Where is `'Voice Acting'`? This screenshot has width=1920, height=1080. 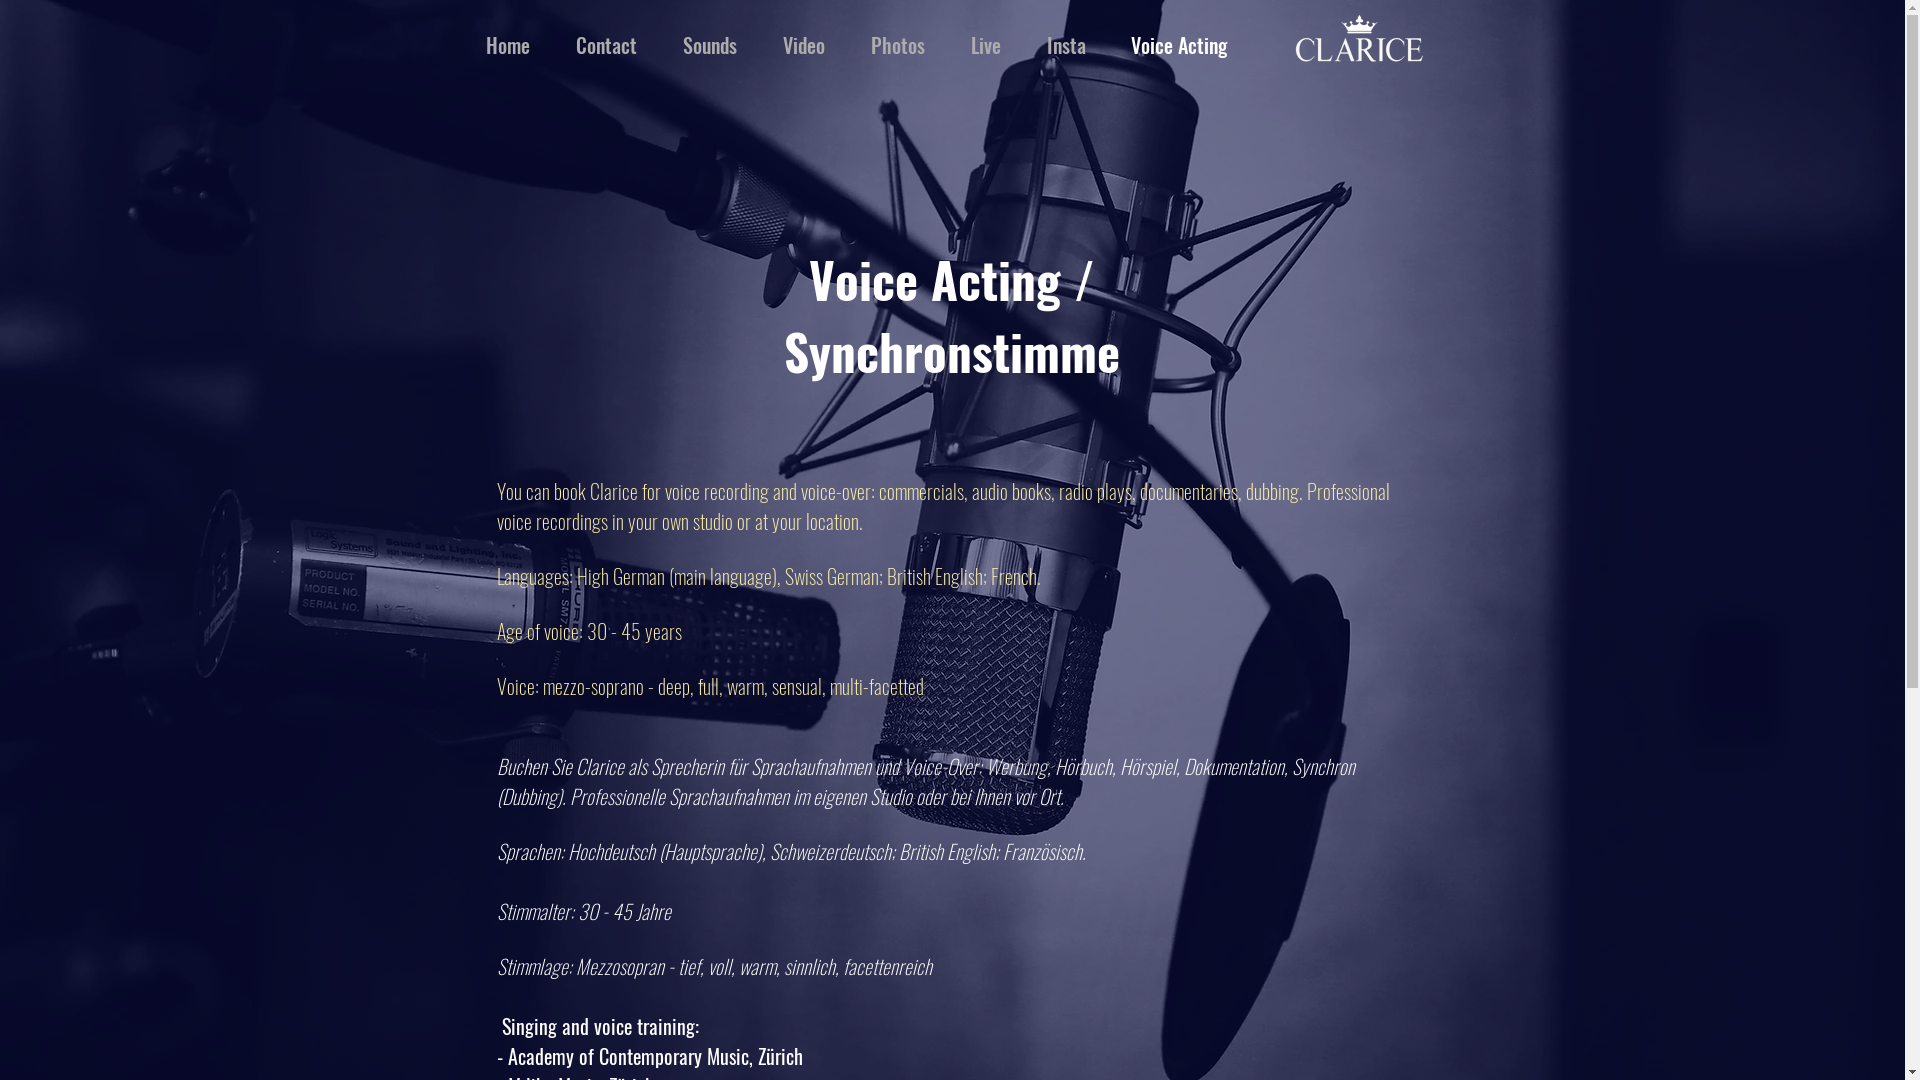
'Voice Acting' is located at coordinates (1178, 45).